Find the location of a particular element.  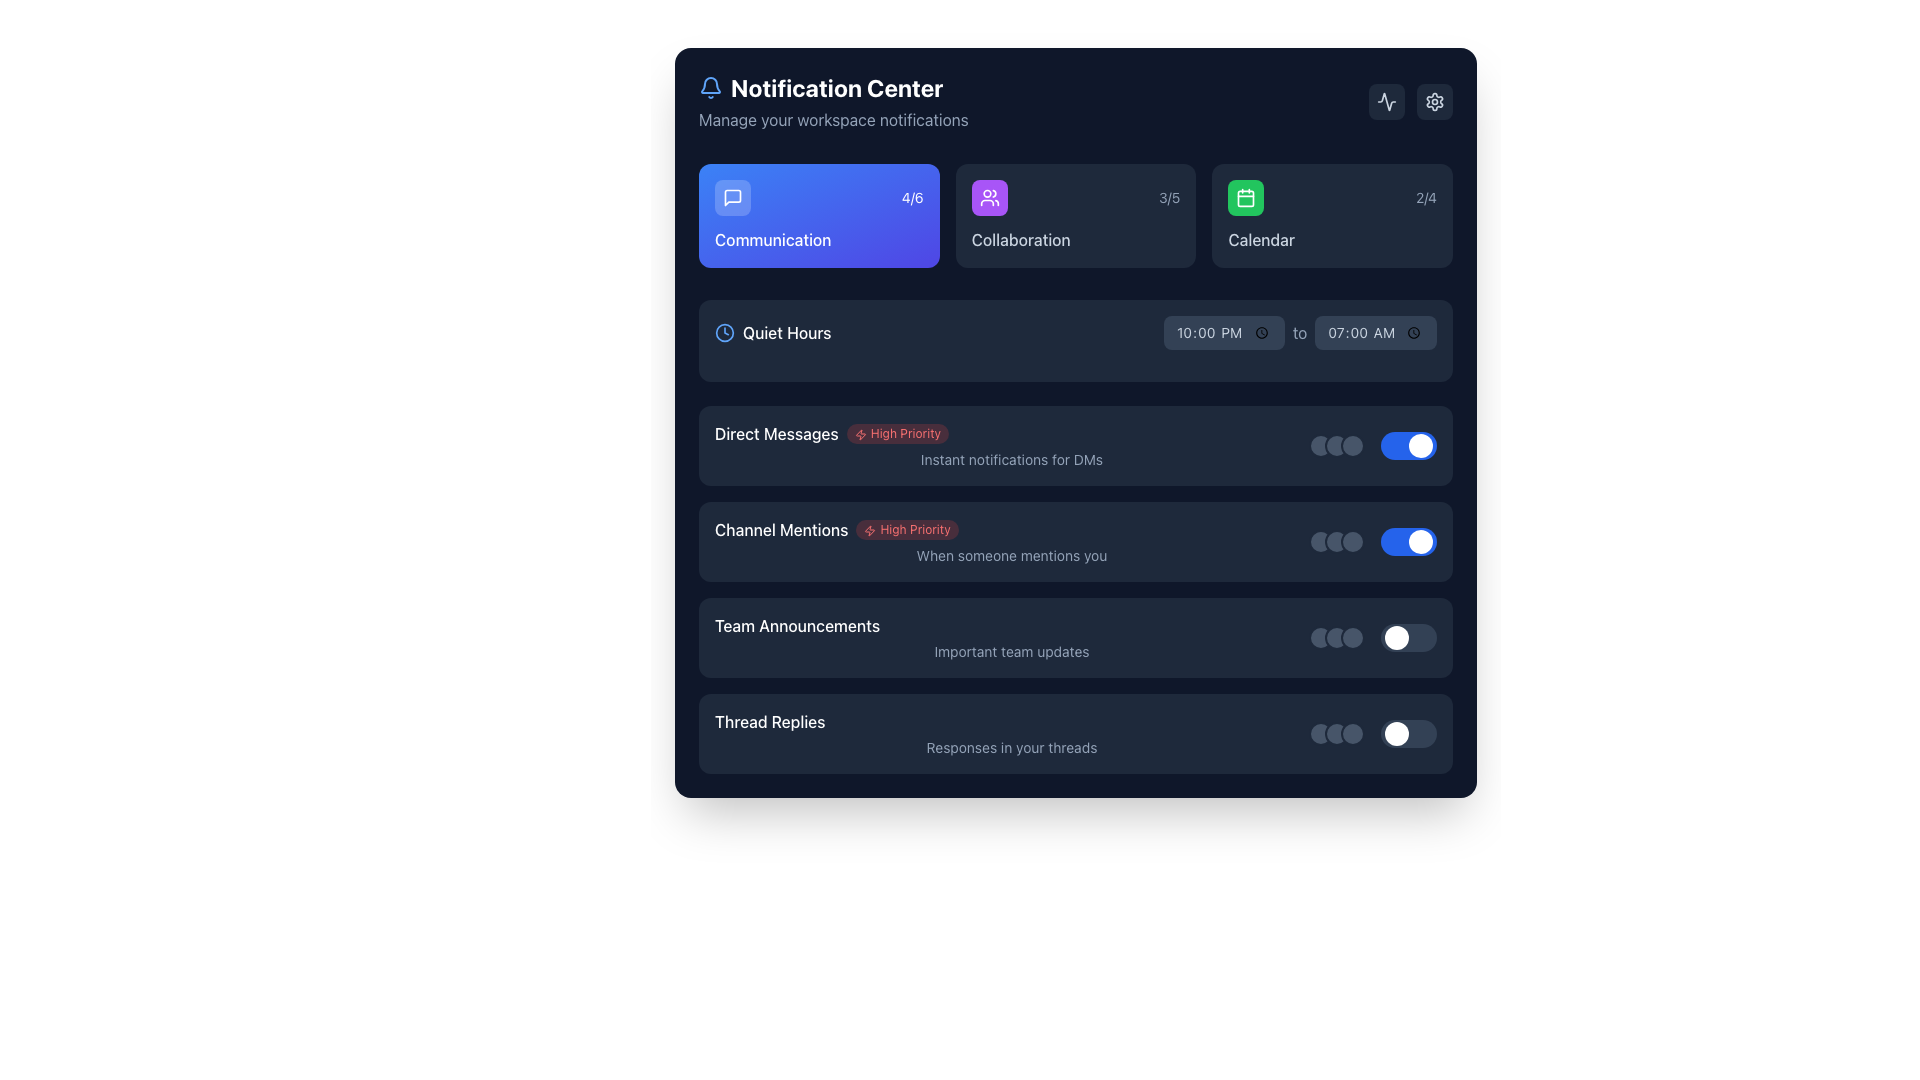

the gear icon located at the top-right corner of the interface is located at coordinates (1434, 101).